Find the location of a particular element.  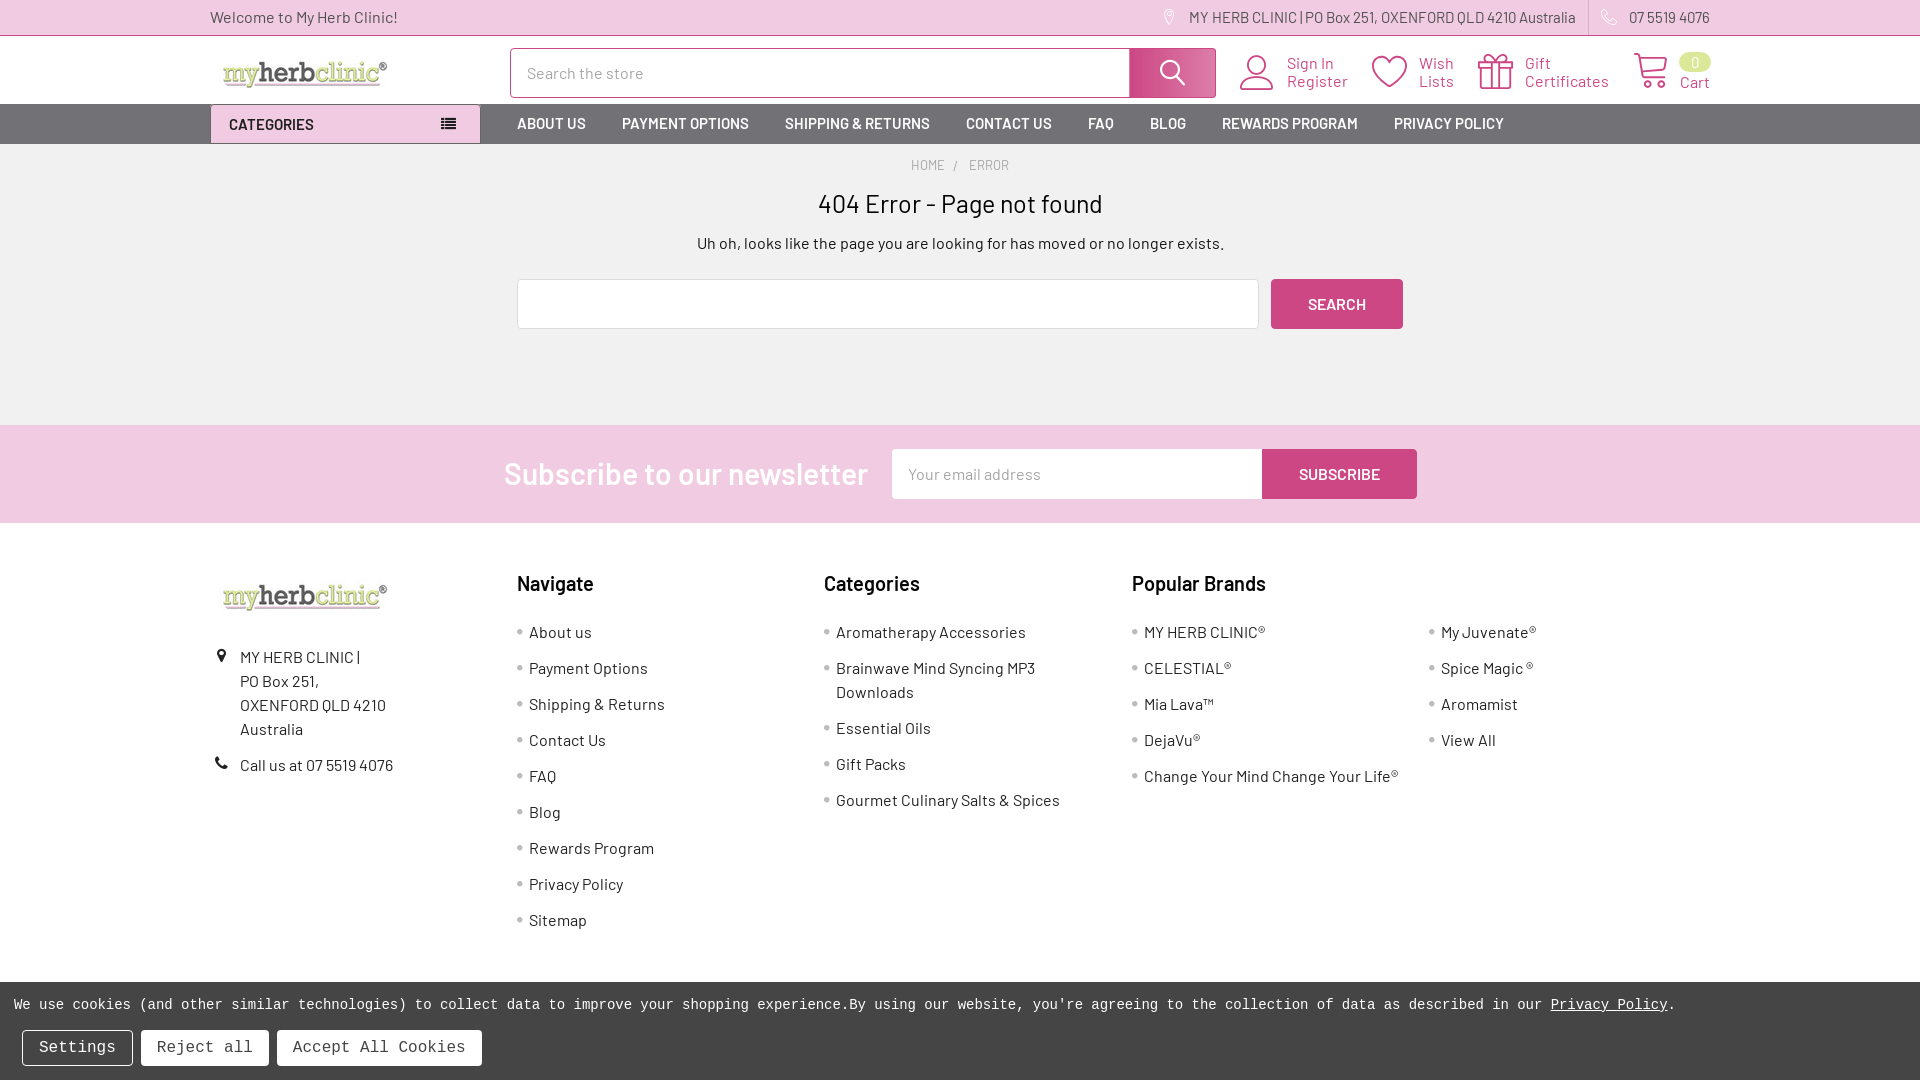

'Rewards Program' is located at coordinates (528, 847).